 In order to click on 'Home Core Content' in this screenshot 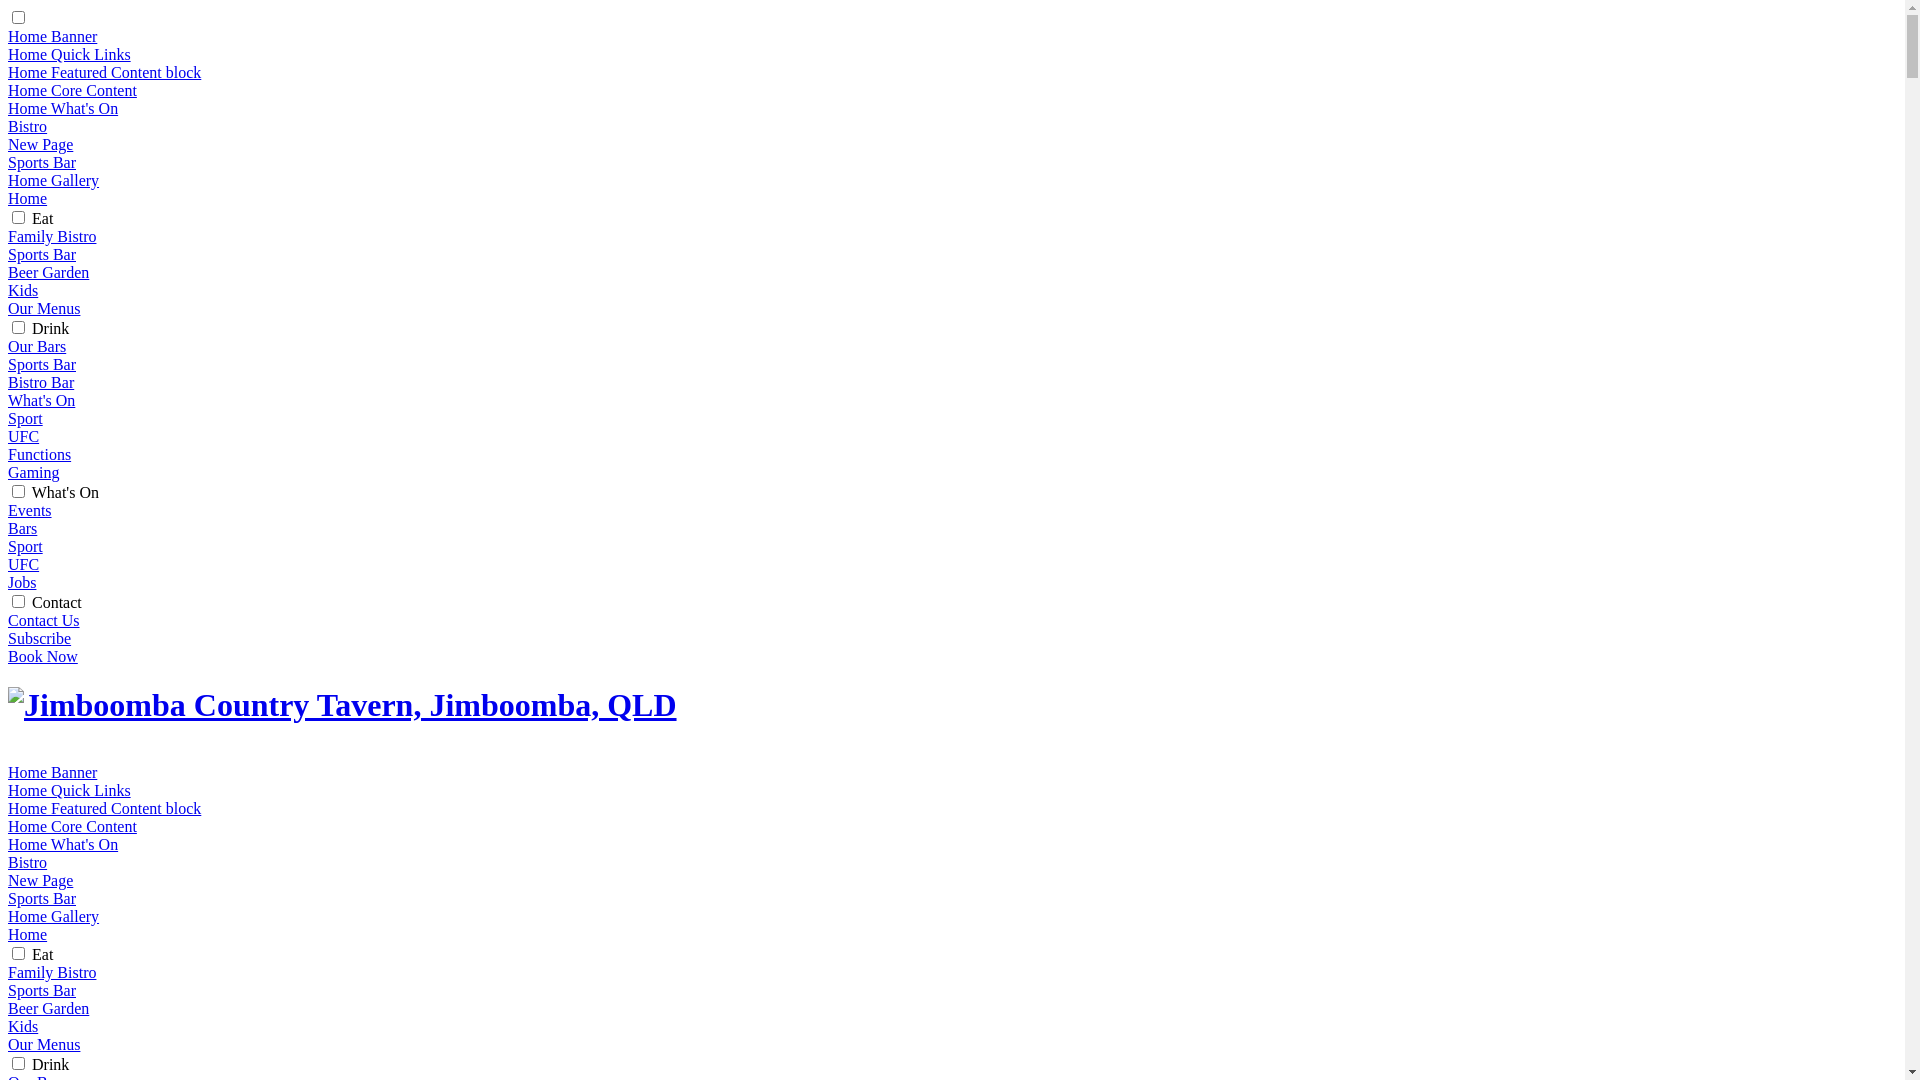, I will do `click(72, 90)`.